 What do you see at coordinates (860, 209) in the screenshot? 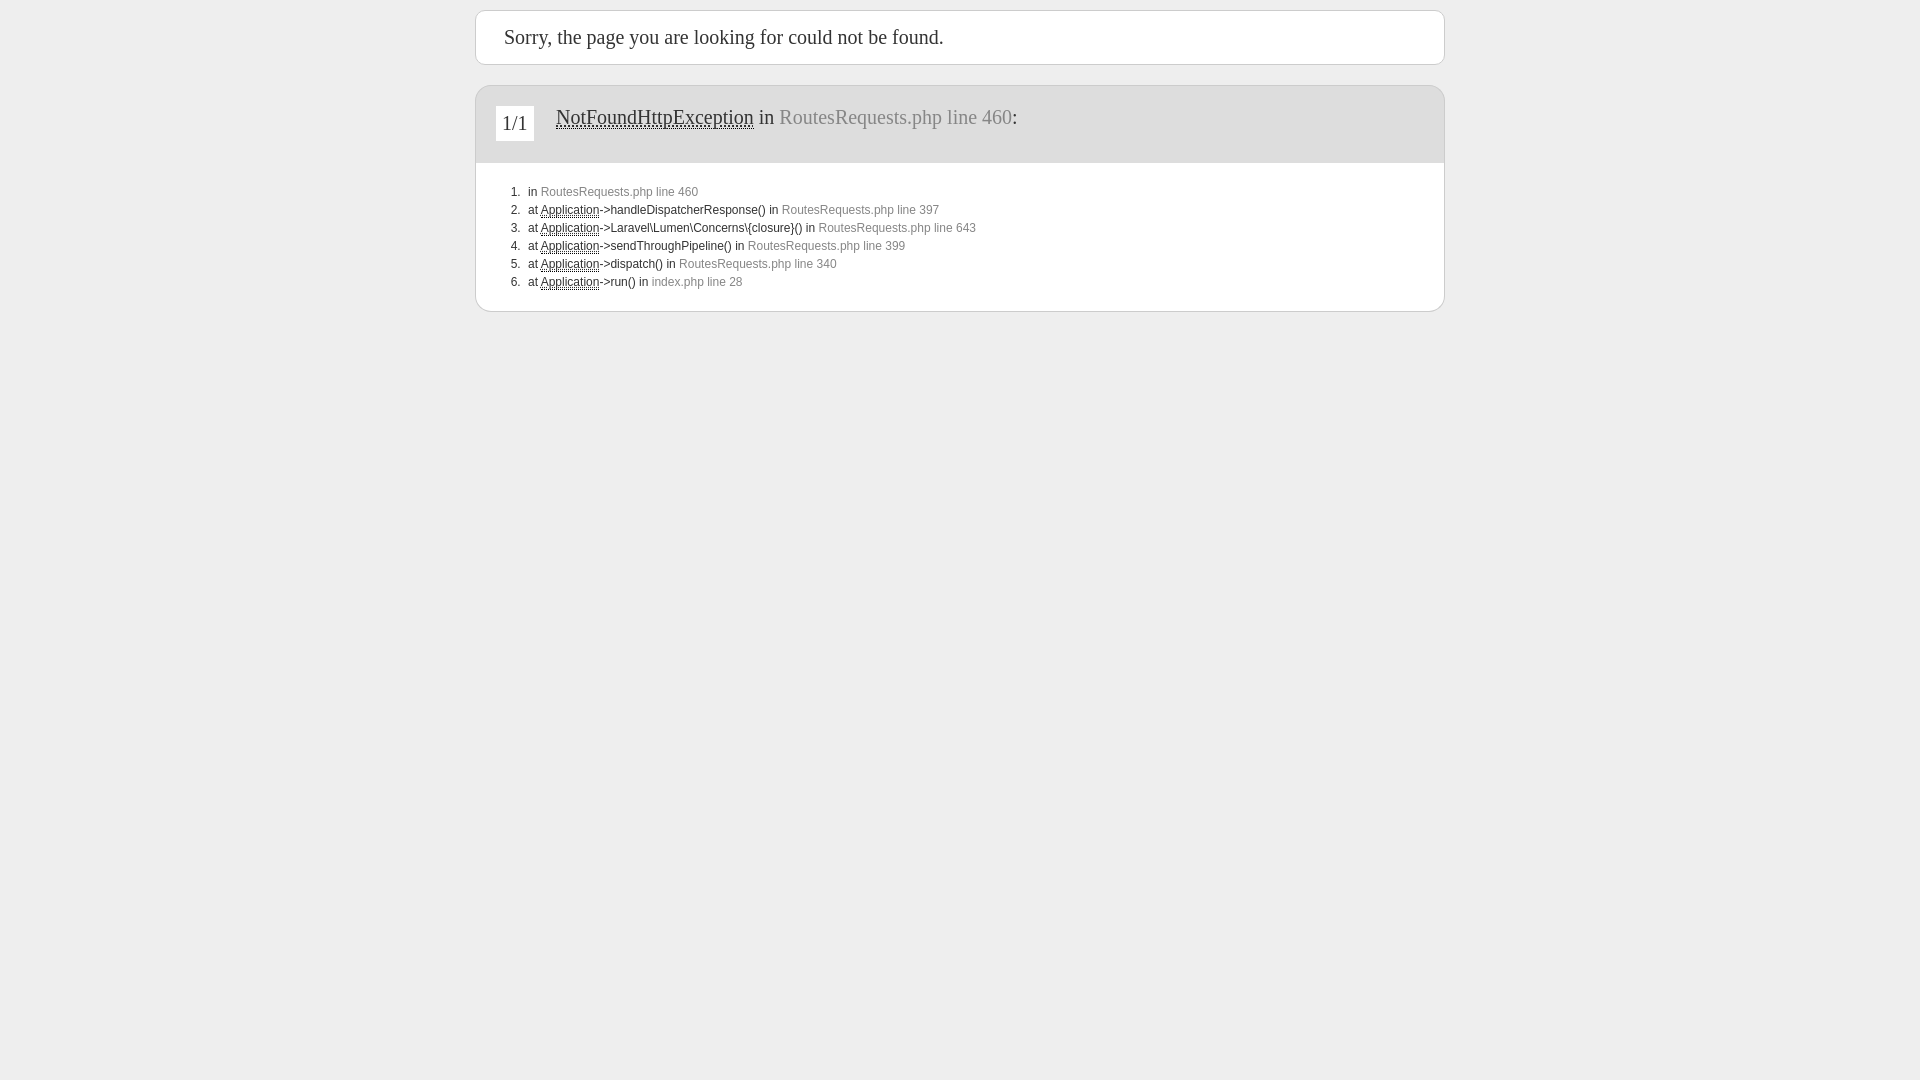
I see `'RoutesRequests.php line 397'` at bounding box center [860, 209].